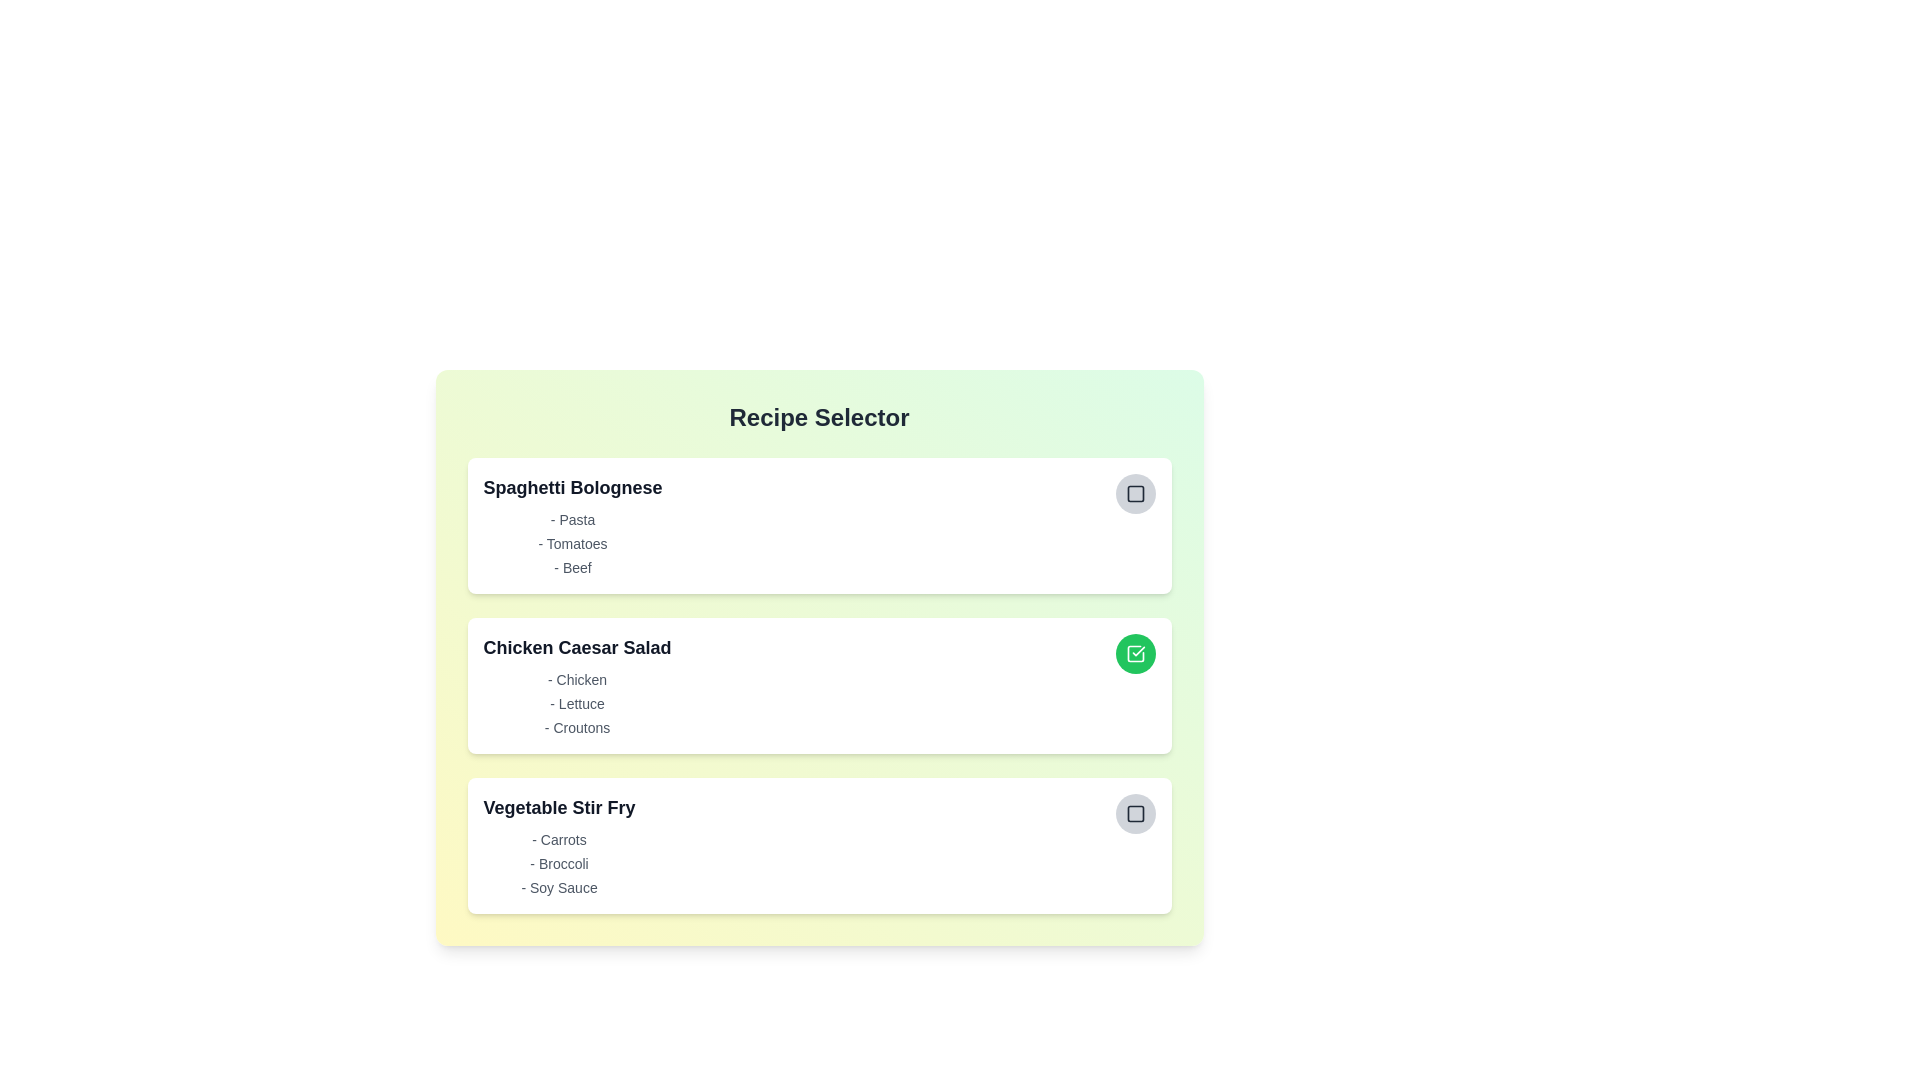 The image size is (1920, 1080). Describe the element at coordinates (575, 685) in the screenshot. I see `the recipe Chicken Caesar Salad to view its ingredients` at that location.